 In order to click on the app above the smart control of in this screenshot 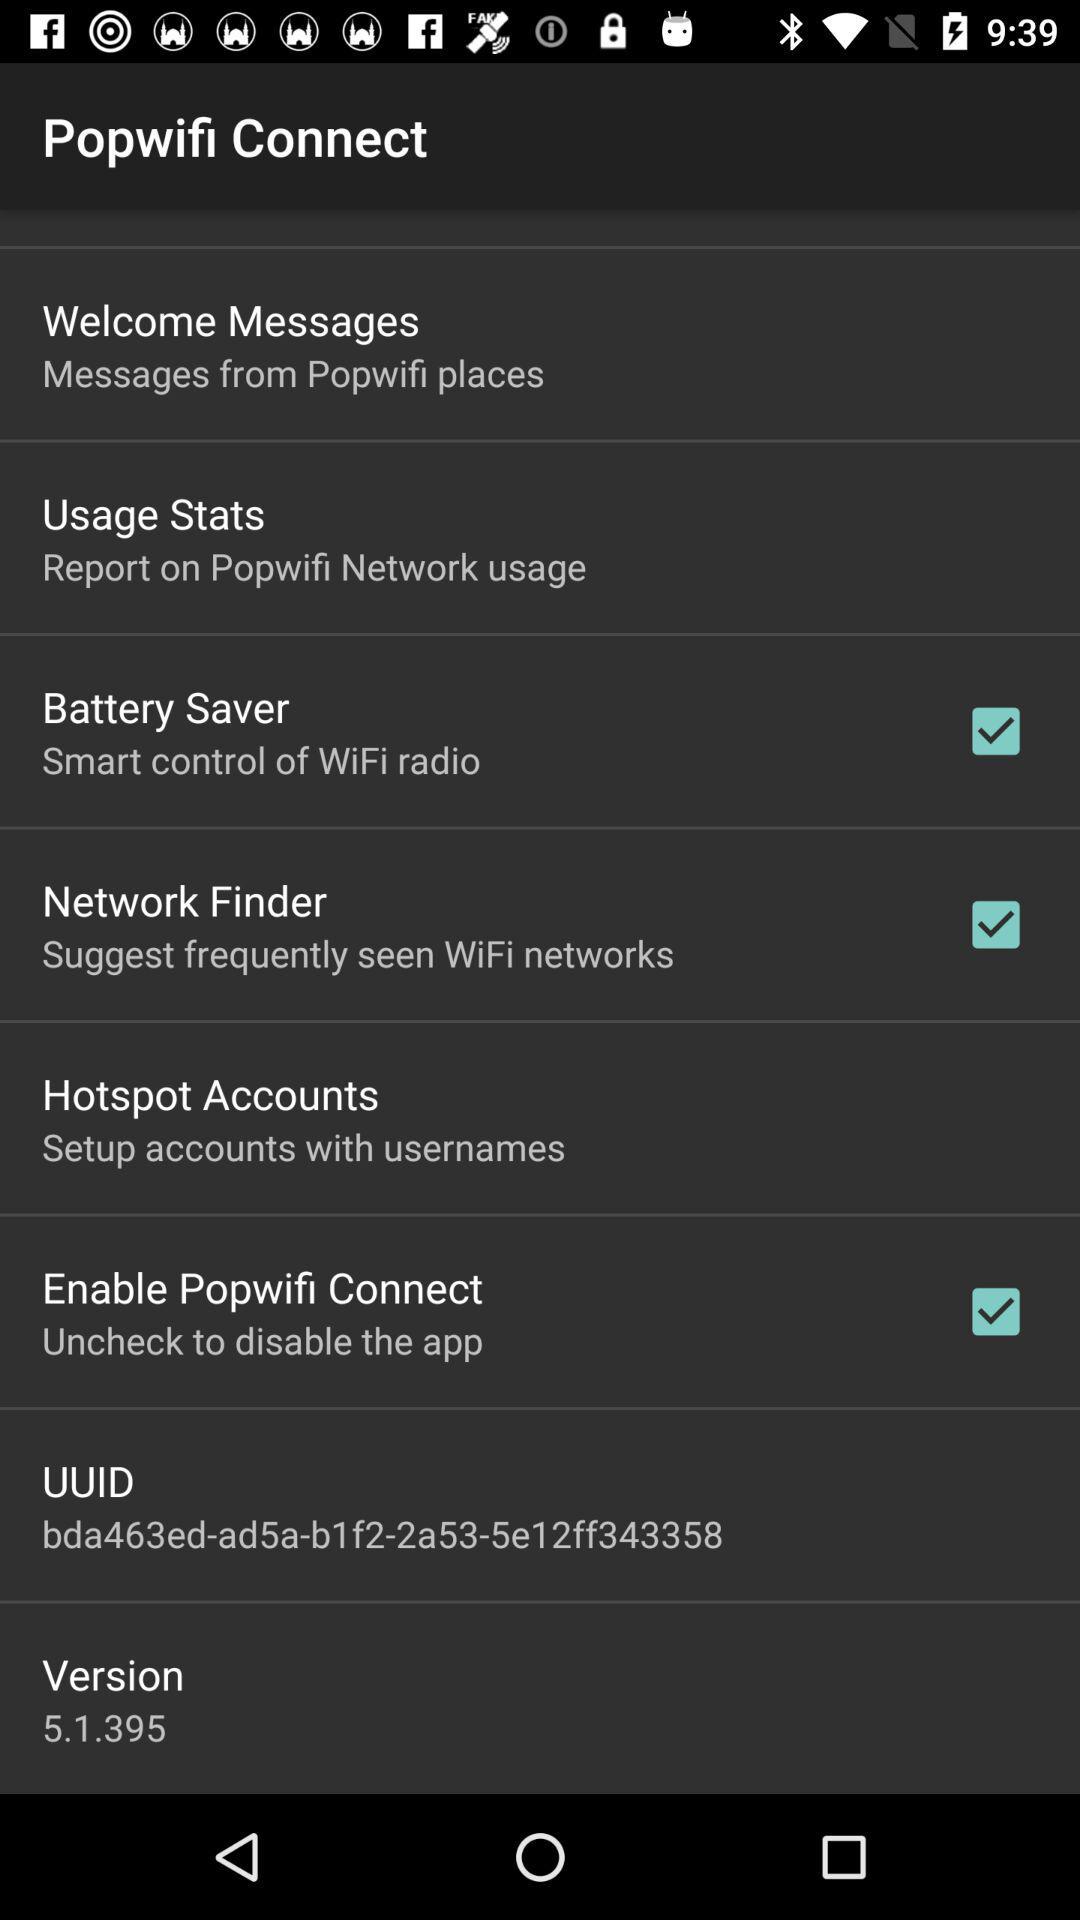, I will do `click(164, 706)`.